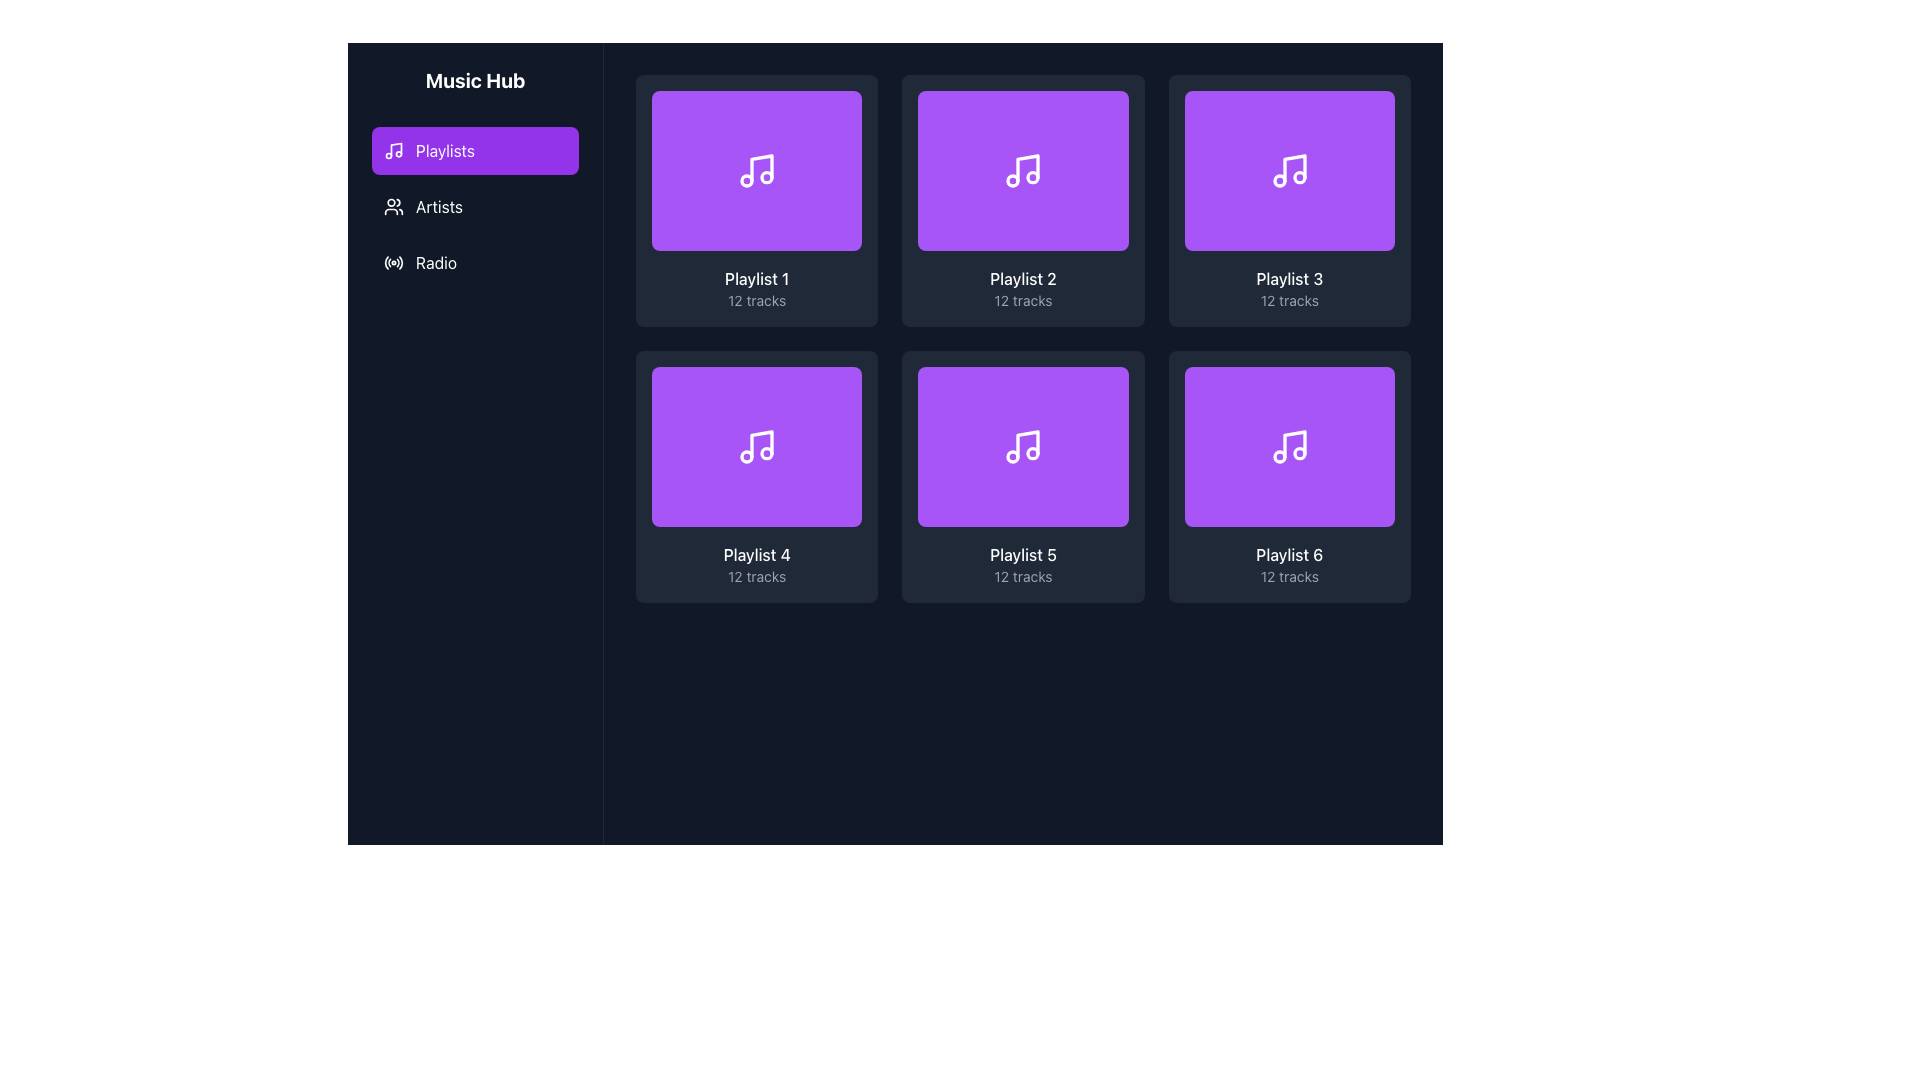 Image resolution: width=1920 pixels, height=1080 pixels. What do you see at coordinates (1289, 169) in the screenshot?
I see `the SVG icon depicting musical notes, which is located within the purple, rounded rectangle labeled 'Playlist 3' in the third column of the first row of playlist icons` at bounding box center [1289, 169].